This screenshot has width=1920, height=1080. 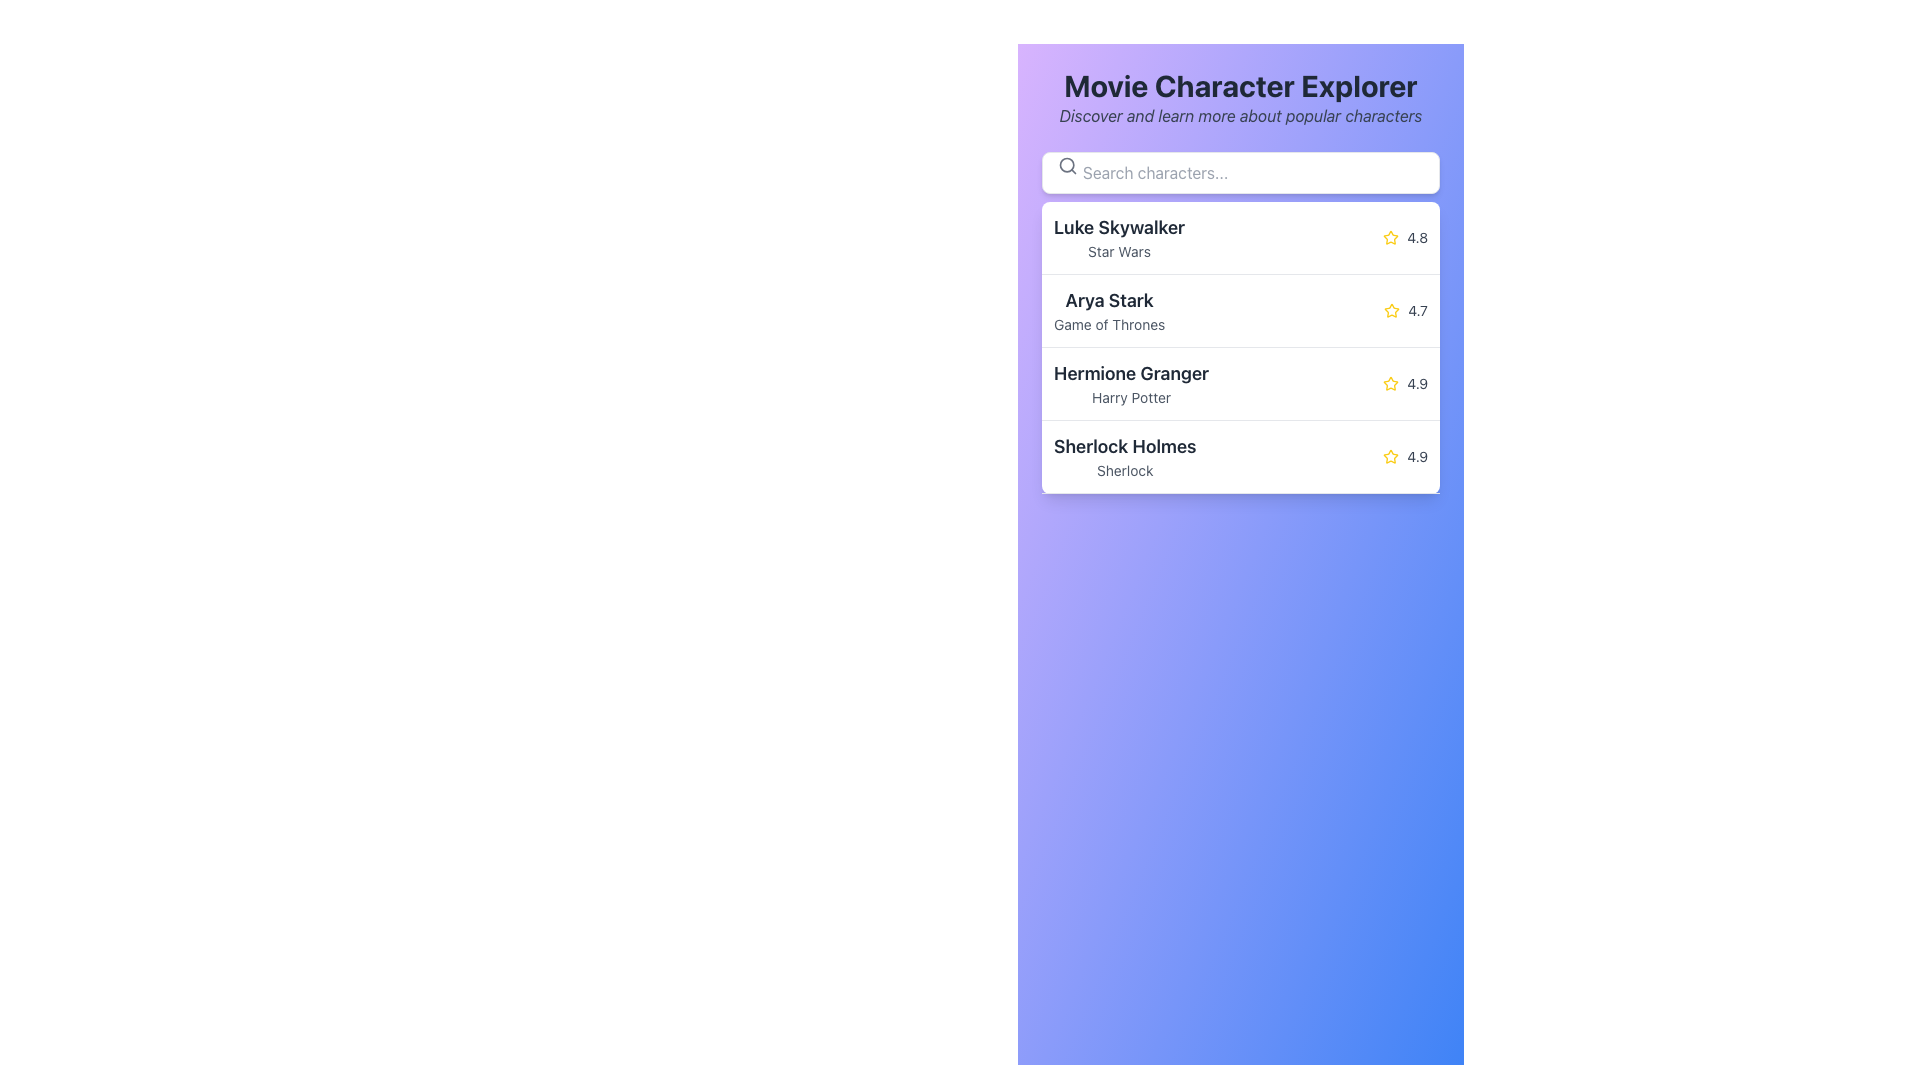 What do you see at coordinates (1404, 384) in the screenshot?
I see `the Rating Display element that shows a star icon and the text '4.9' adjacent to it, indicating a rating metric for the 'Hermione Granger - Harry Potter' entry` at bounding box center [1404, 384].